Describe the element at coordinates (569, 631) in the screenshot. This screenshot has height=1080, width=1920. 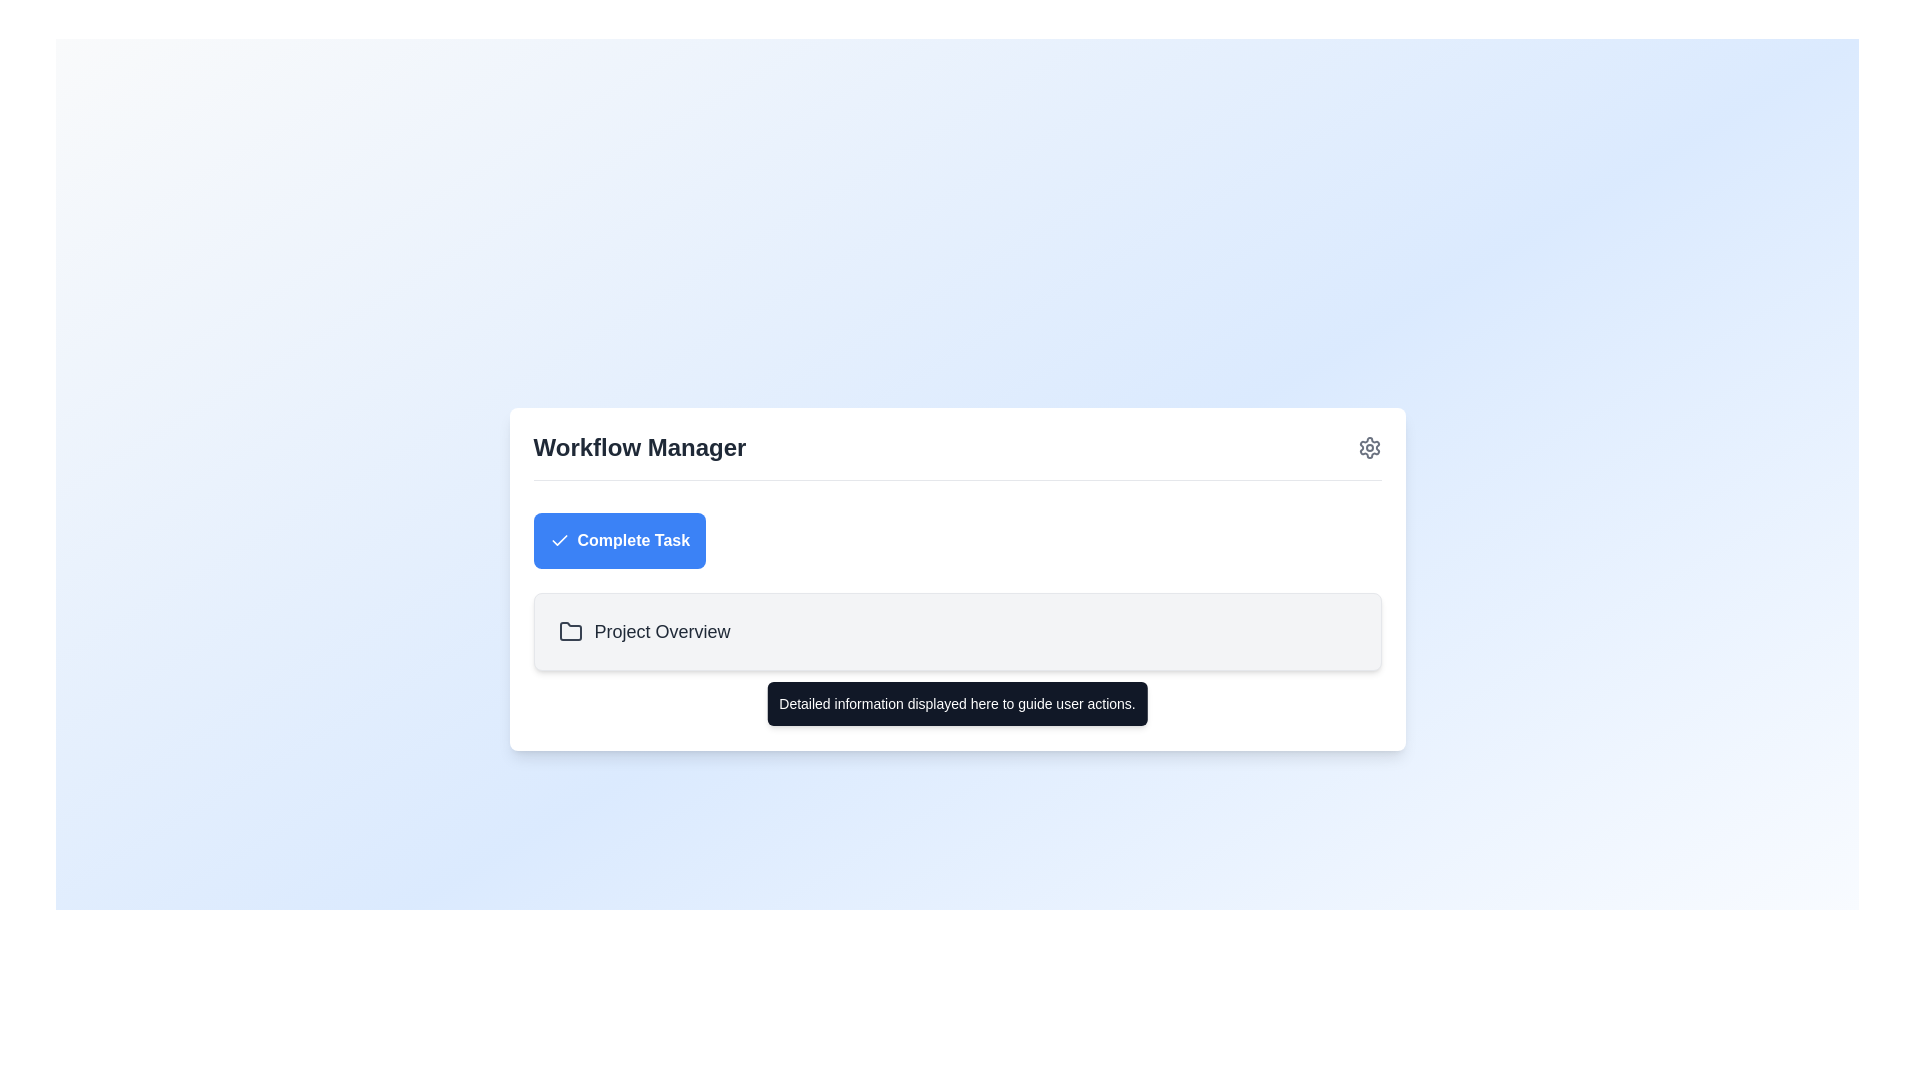
I see `the folder-shaped icon with a dark gray outline that is positioned before the text 'Project Overview'` at that location.